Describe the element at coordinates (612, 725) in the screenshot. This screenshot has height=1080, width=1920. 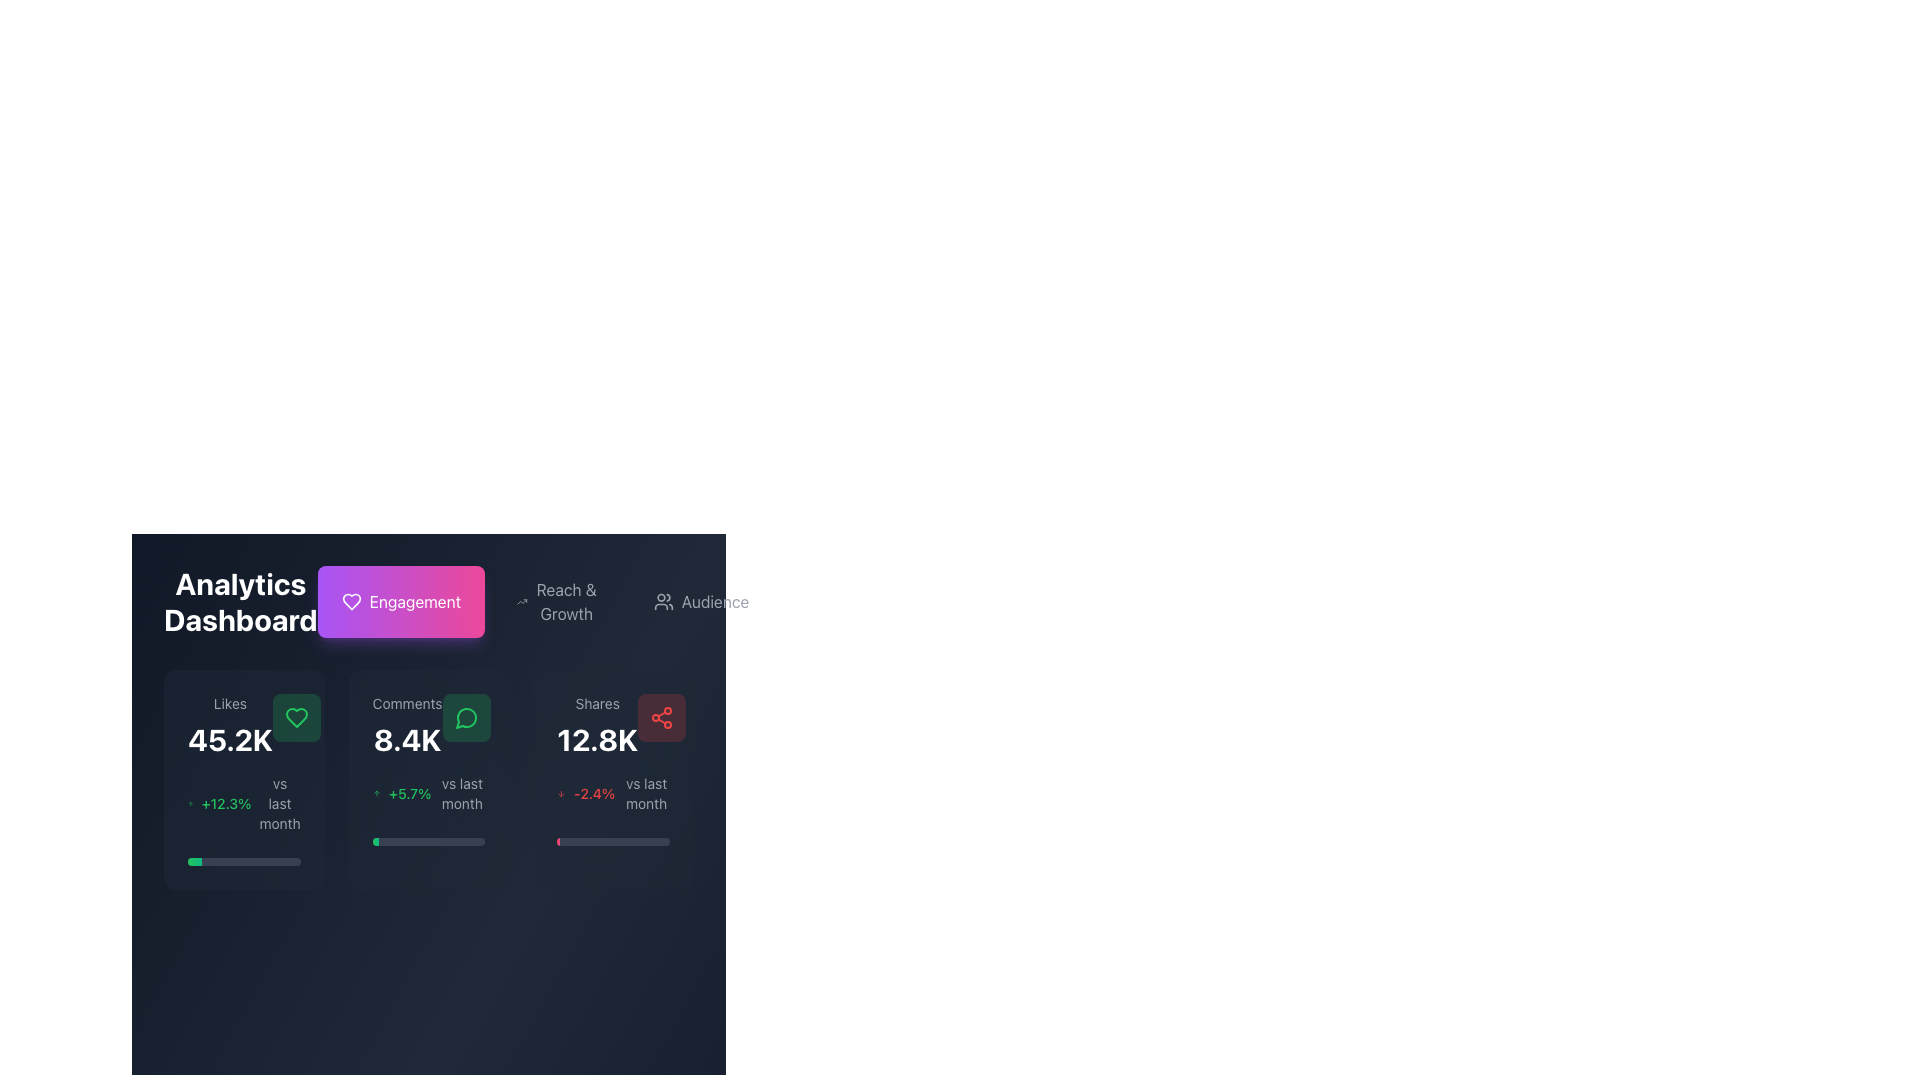
I see `the Text Display and Icon Combination that shows '12.8K' with 'Shares' above it, located in the third column of the dashboard interface` at that location.